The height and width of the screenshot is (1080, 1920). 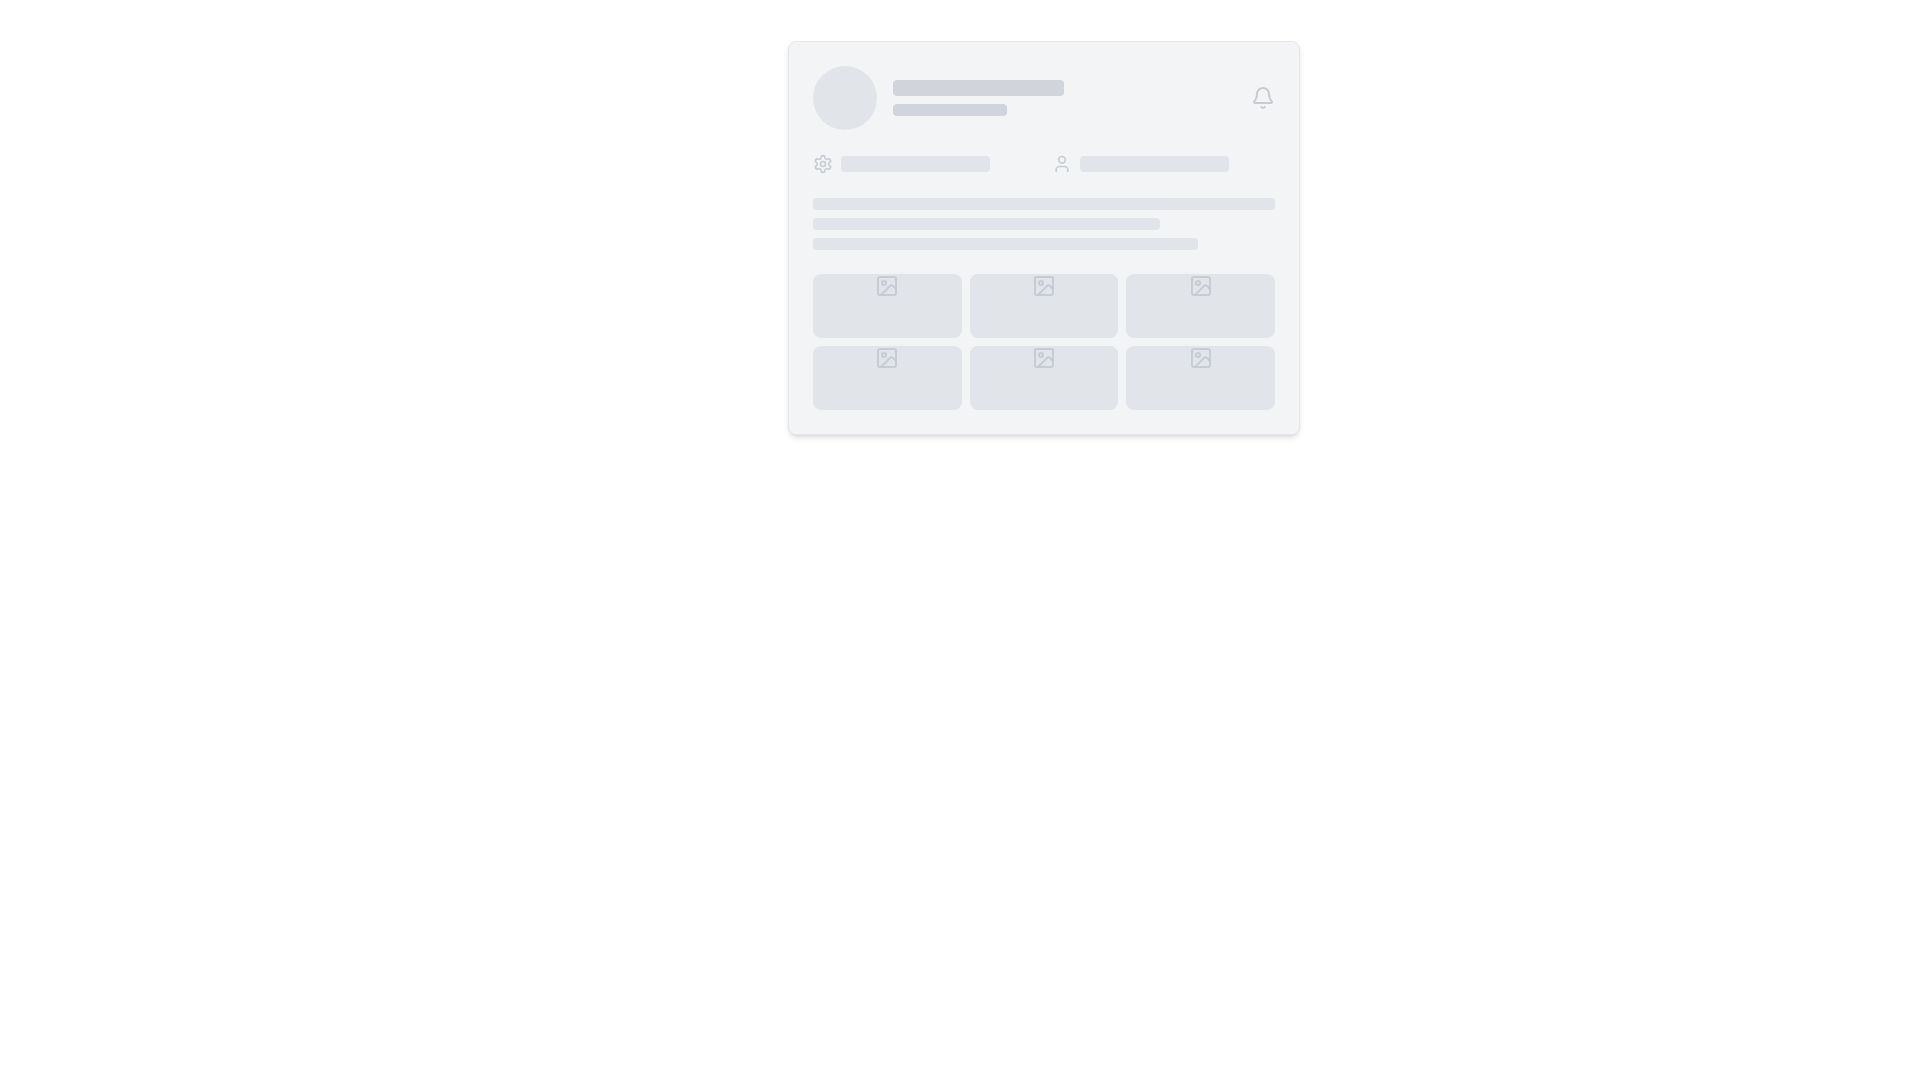 What do you see at coordinates (1042, 378) in the screenshot?
I see `the Placeholder box with embedded icon located in the second row and second column of the grid layout for navigation purposes` at bounding box center [1042, 378].